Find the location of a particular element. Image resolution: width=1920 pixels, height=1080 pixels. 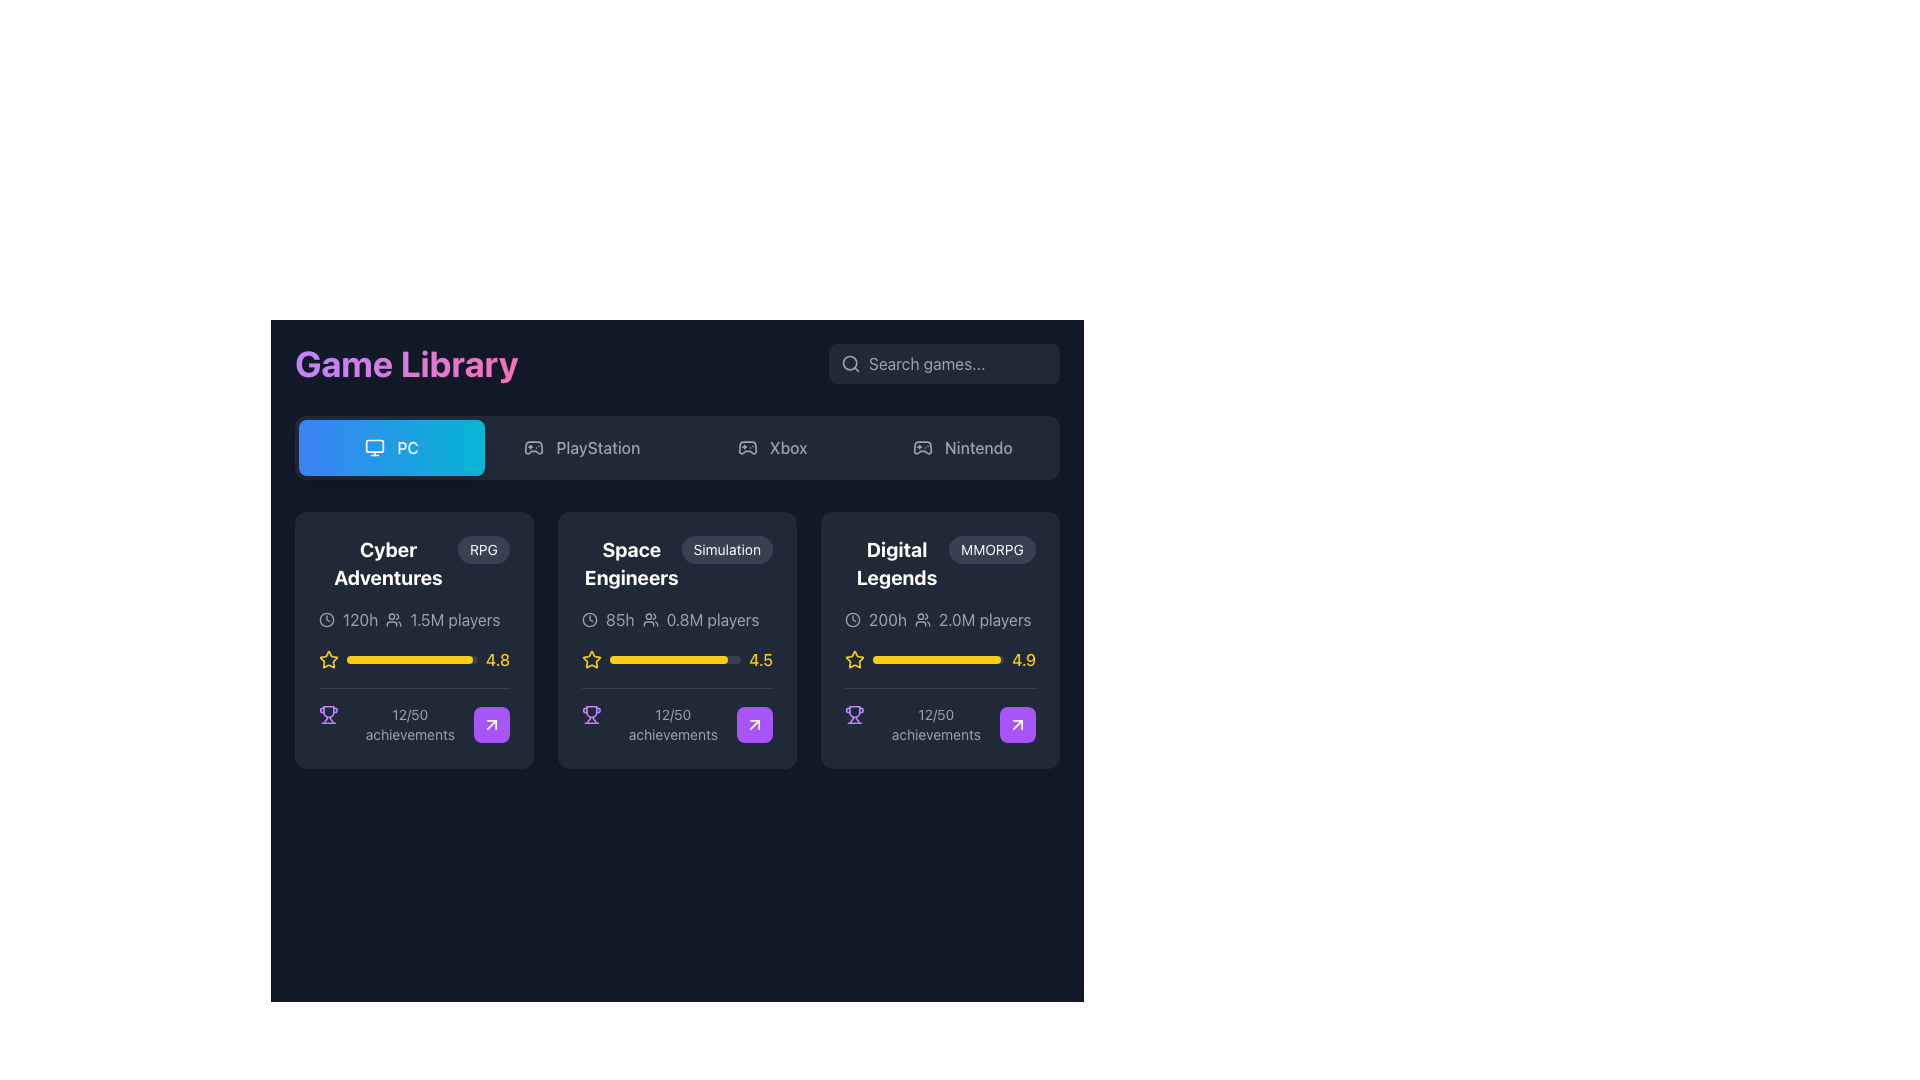

the Label with Tag that displays the game's name 'Digital Legends' and its genre classification, located at the upper part of the game card is located at coordinates (939, 563).